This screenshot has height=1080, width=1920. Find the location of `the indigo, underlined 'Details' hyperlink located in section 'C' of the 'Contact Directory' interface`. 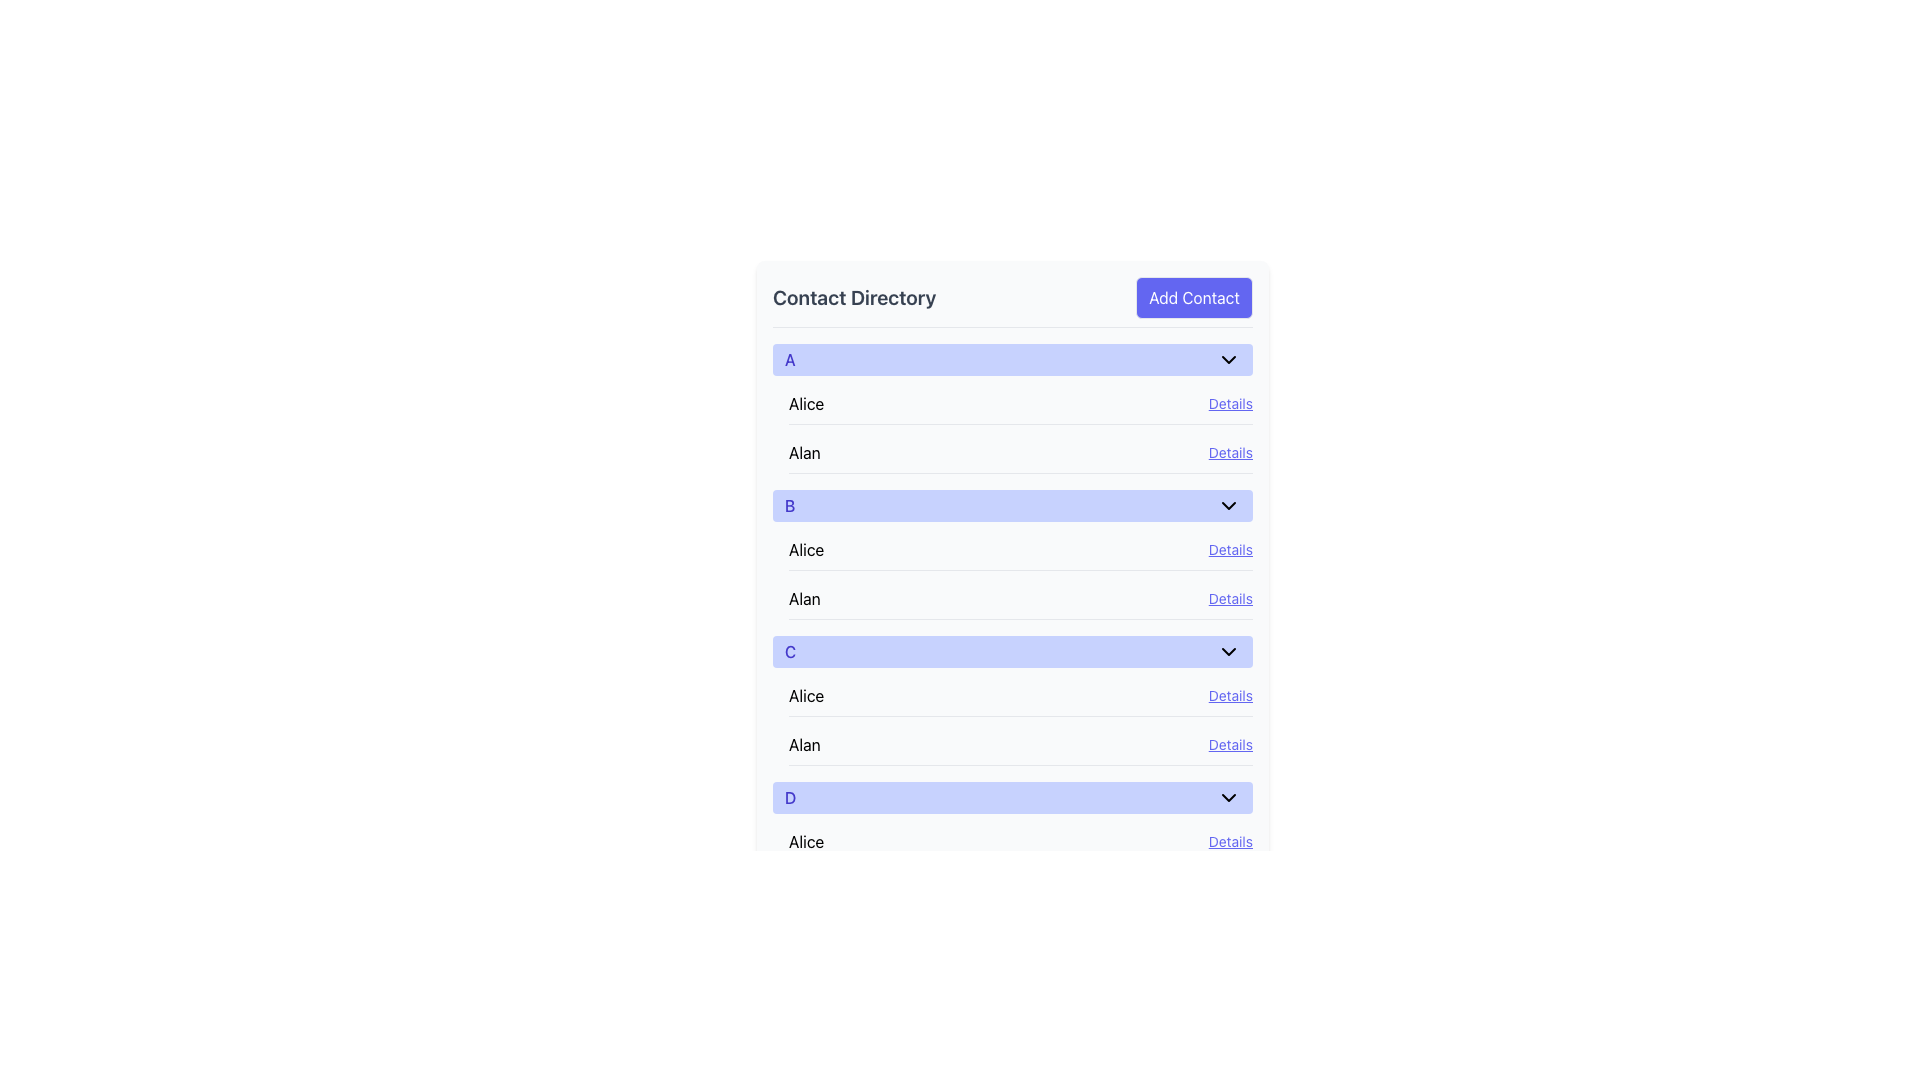

the indigo, underlined 'Details' hyperlink located in section 'C' of the 'Contact Directory' interface is located at coordinates (1229, 744).